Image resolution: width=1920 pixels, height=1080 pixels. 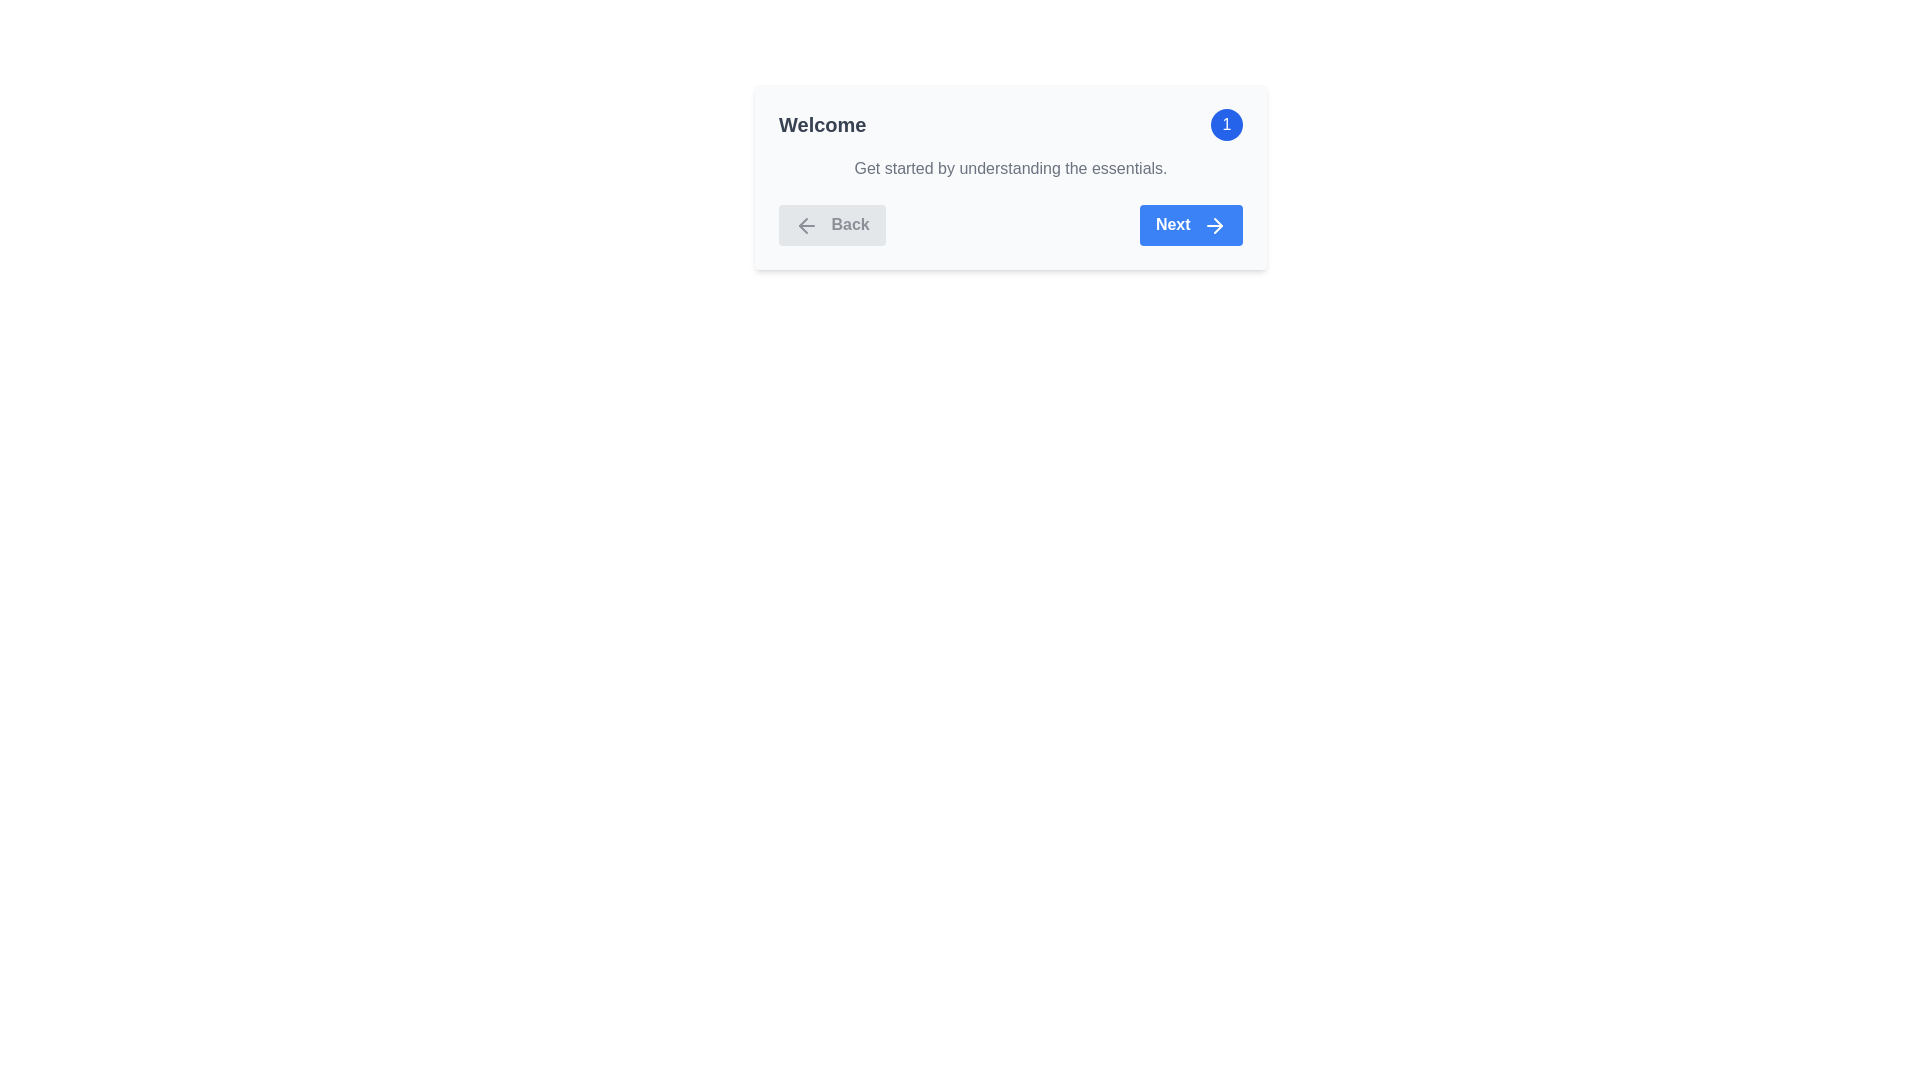 What do you see at coordinates (1226, 124) in the screenshot?
I see `the circular blue badge with the white number '1' that is located to the right of the 'Welcome' title text in the header section of the card` at bounding box center [1226, 124].